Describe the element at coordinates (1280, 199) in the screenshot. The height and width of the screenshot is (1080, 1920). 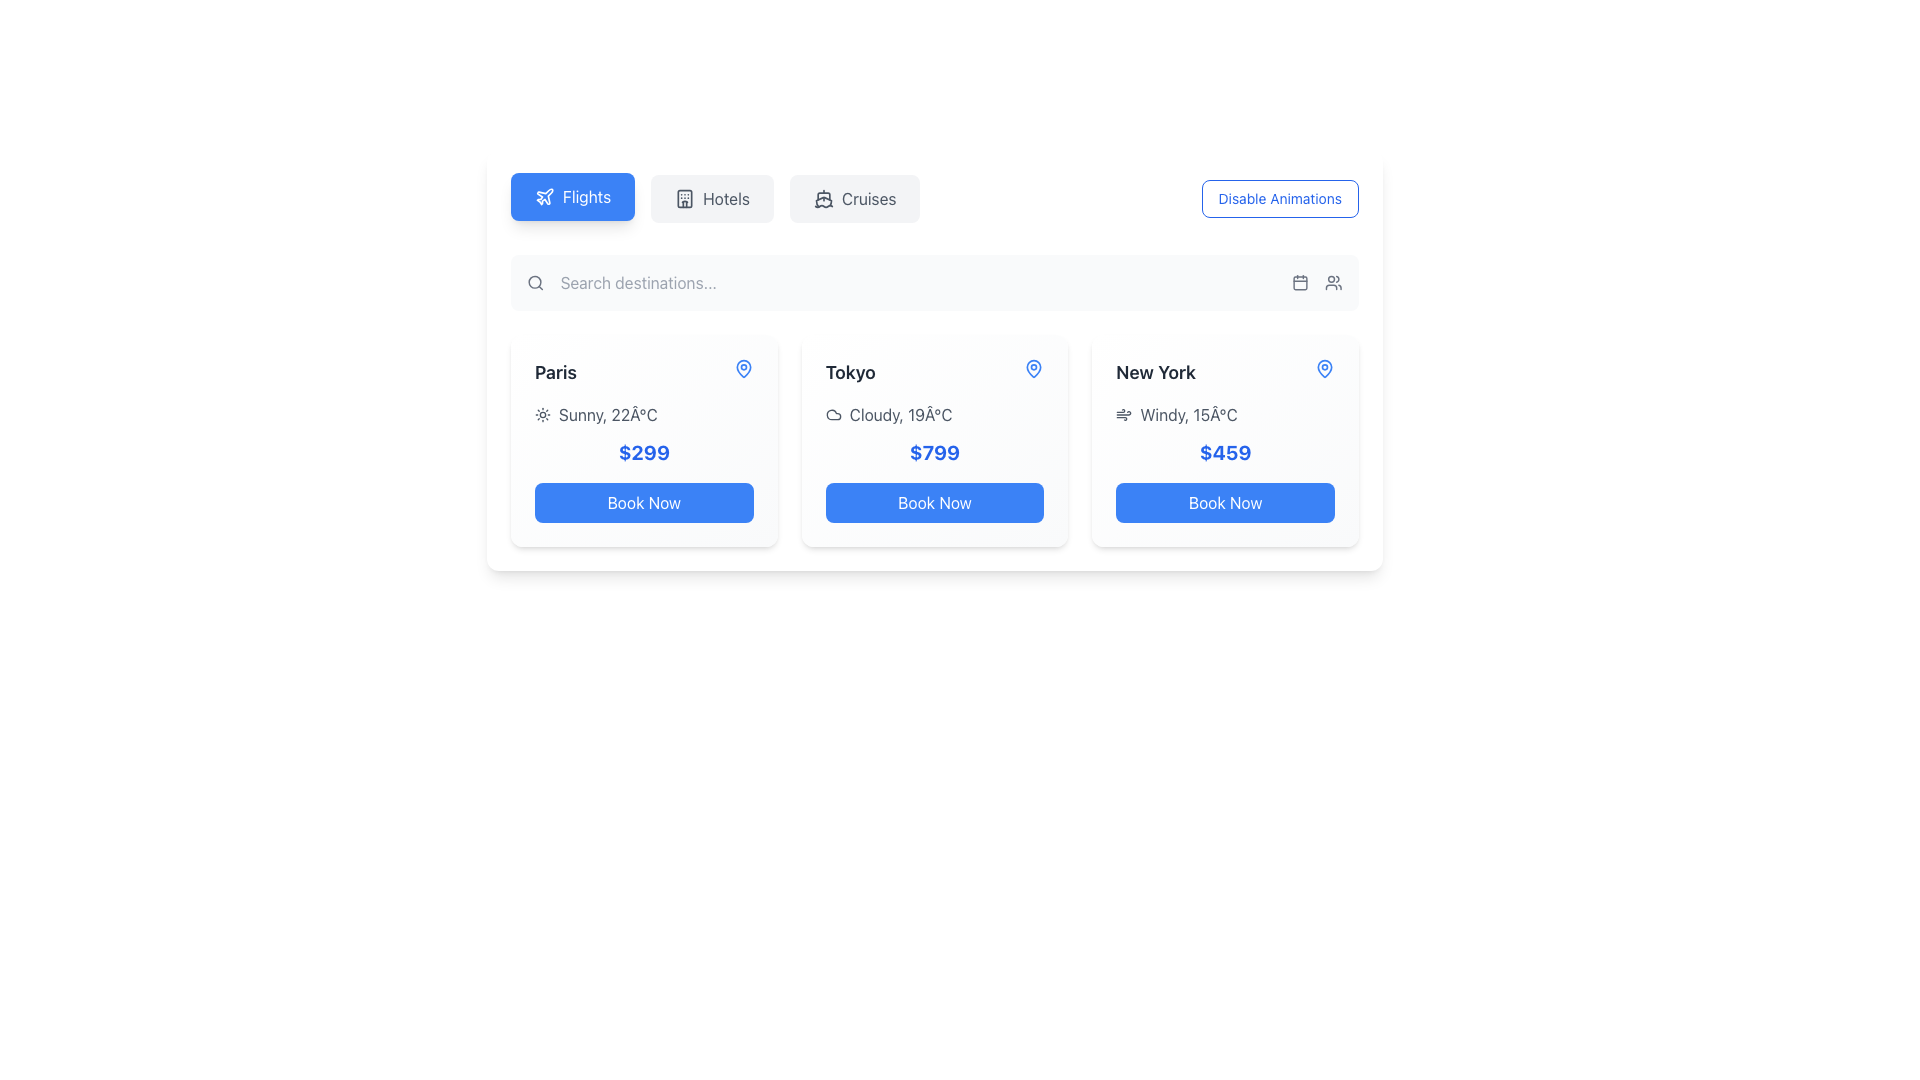
I see `the button located at the top-right corner of the navigation features` at that location.